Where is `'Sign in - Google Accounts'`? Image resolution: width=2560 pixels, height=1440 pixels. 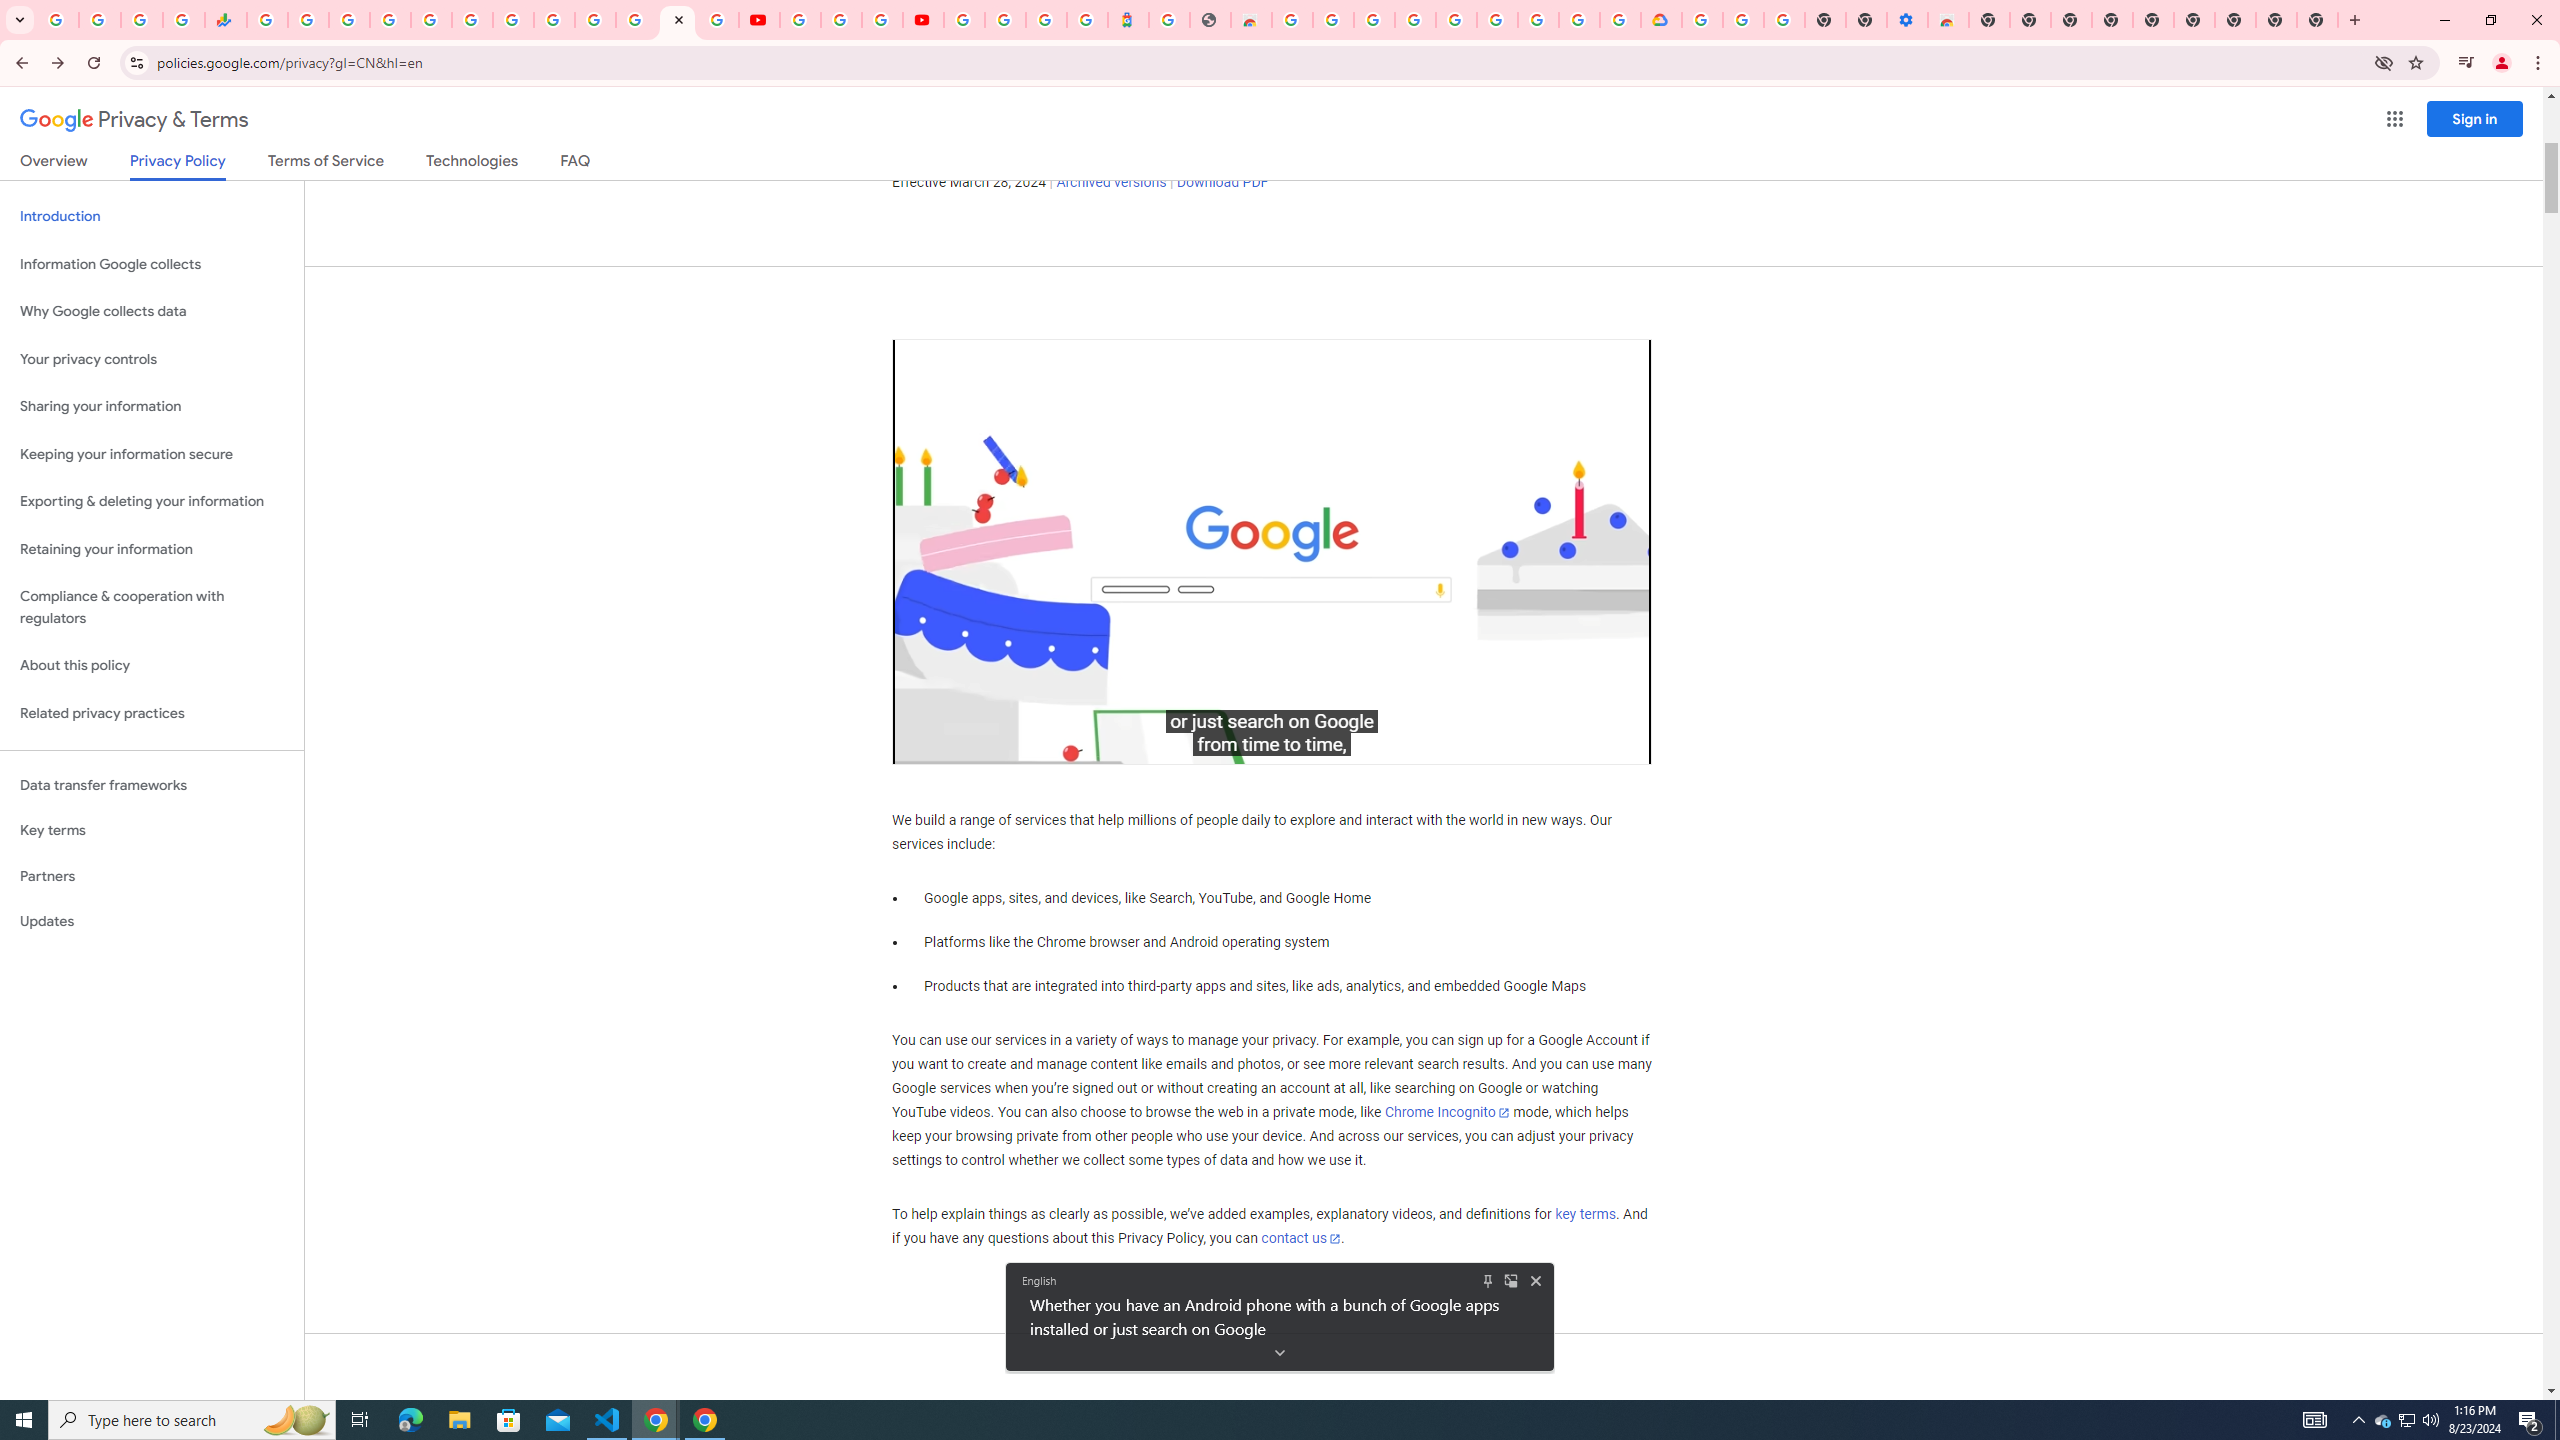 'Sign in - Google Accounts' is located at coordinates (390, 19).